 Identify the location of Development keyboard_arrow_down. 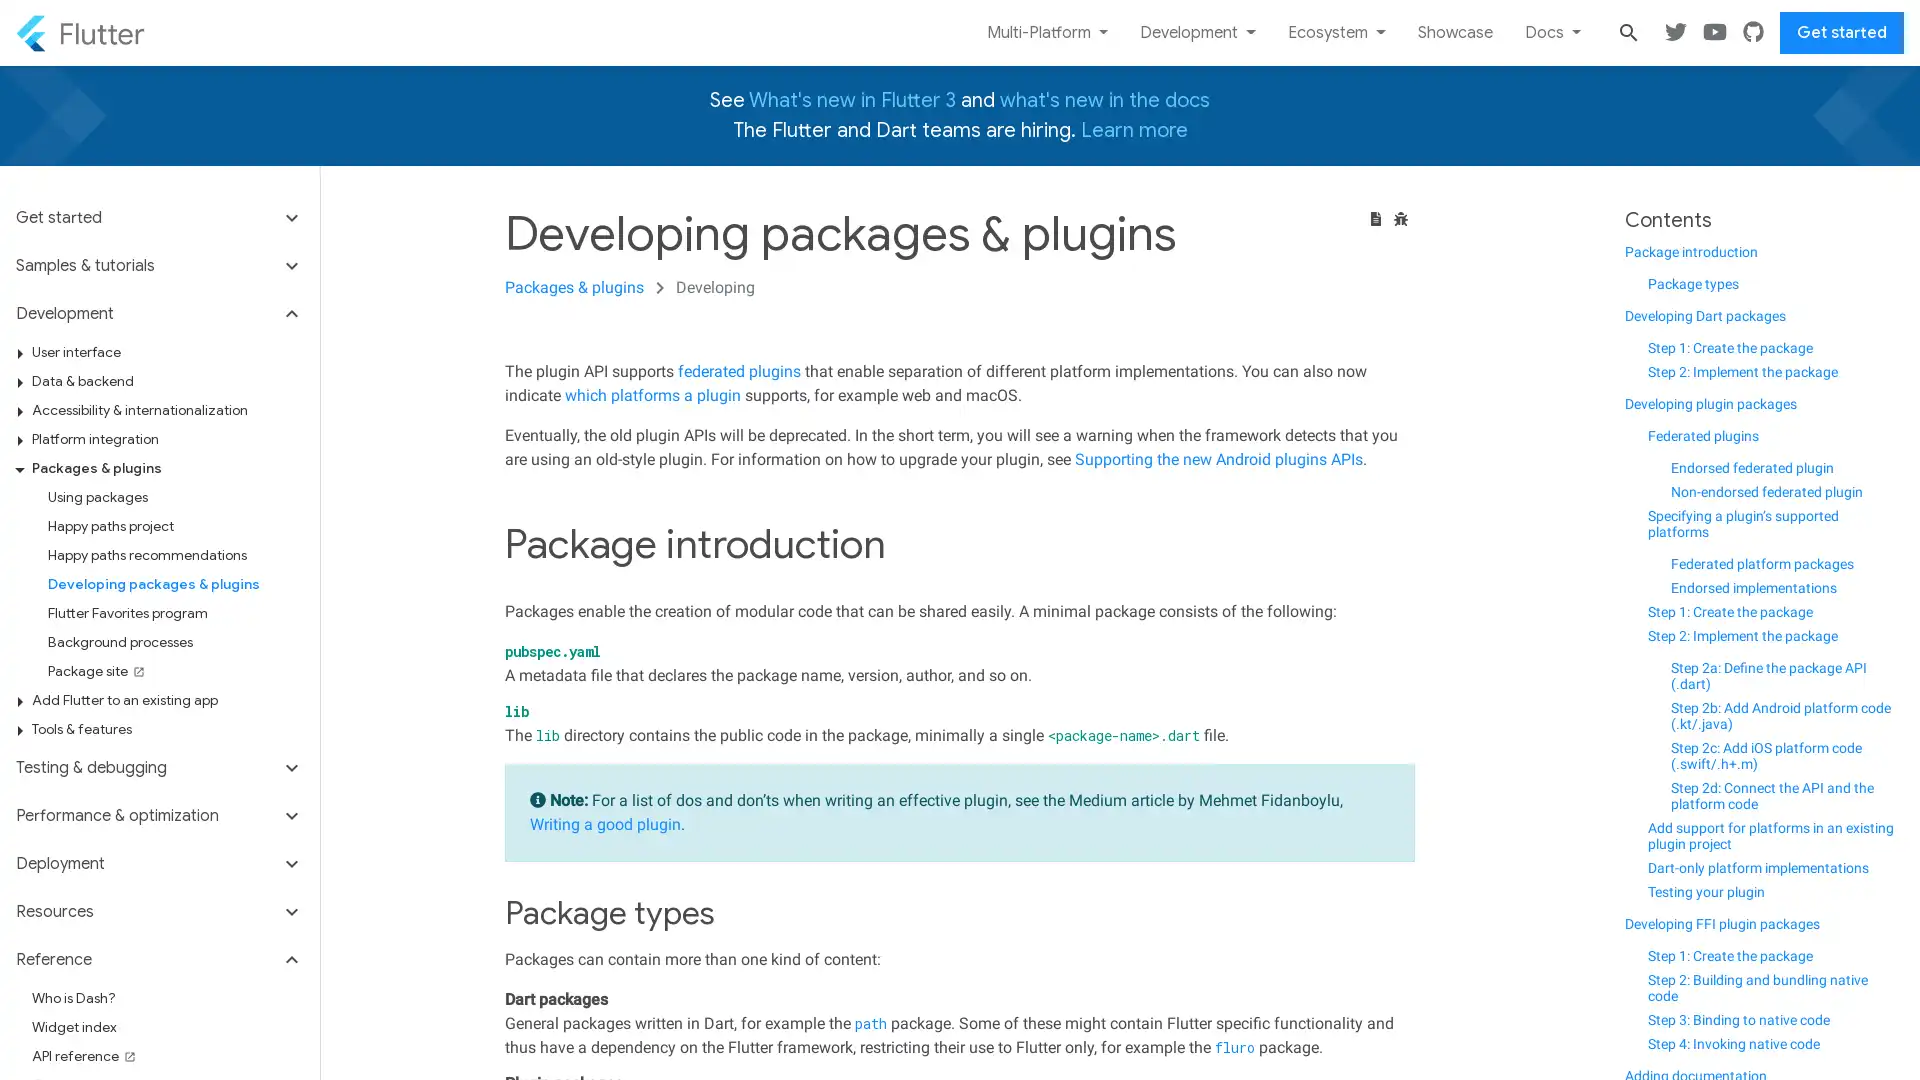
(158, 313).